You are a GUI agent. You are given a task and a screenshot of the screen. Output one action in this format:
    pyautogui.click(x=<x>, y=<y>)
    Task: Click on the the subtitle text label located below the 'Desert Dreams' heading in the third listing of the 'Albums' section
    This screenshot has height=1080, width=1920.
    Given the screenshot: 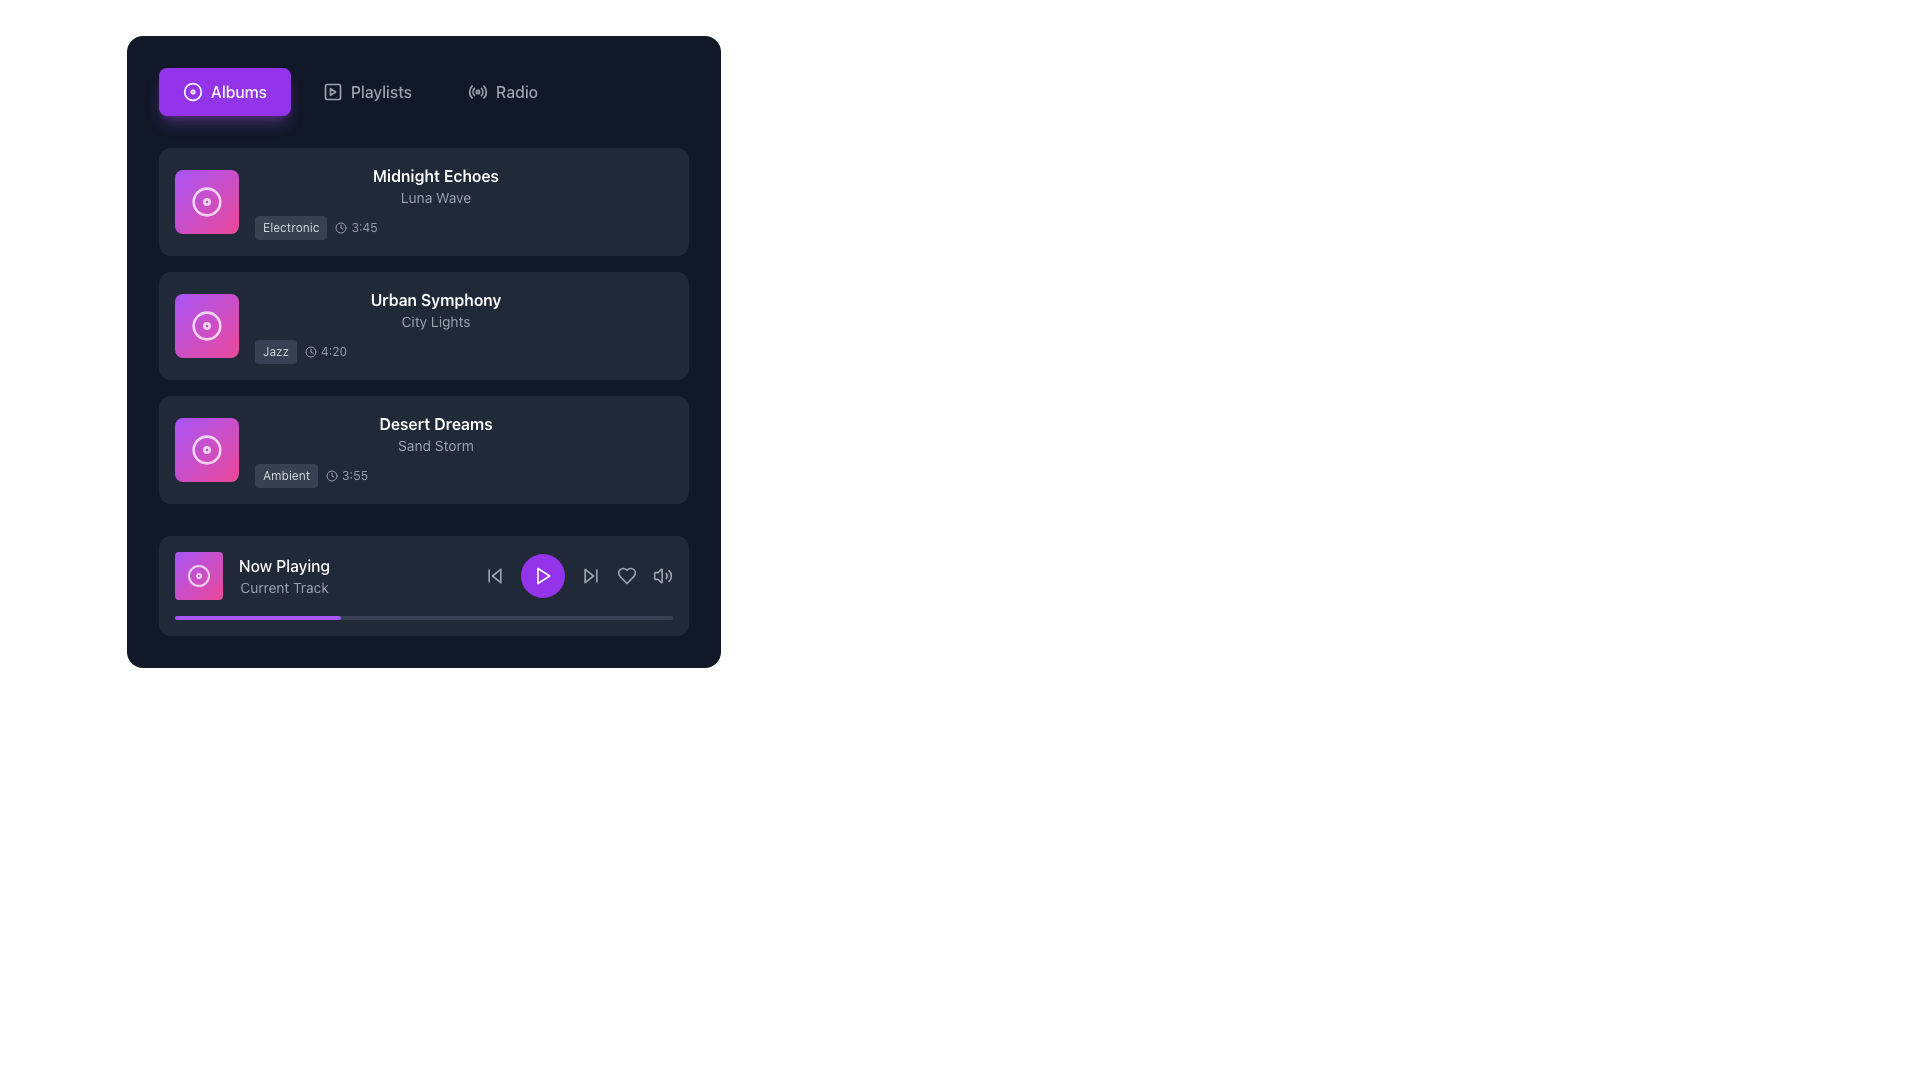 What is the action you would take?
    pyautogui.click(x=435, y=445)
    